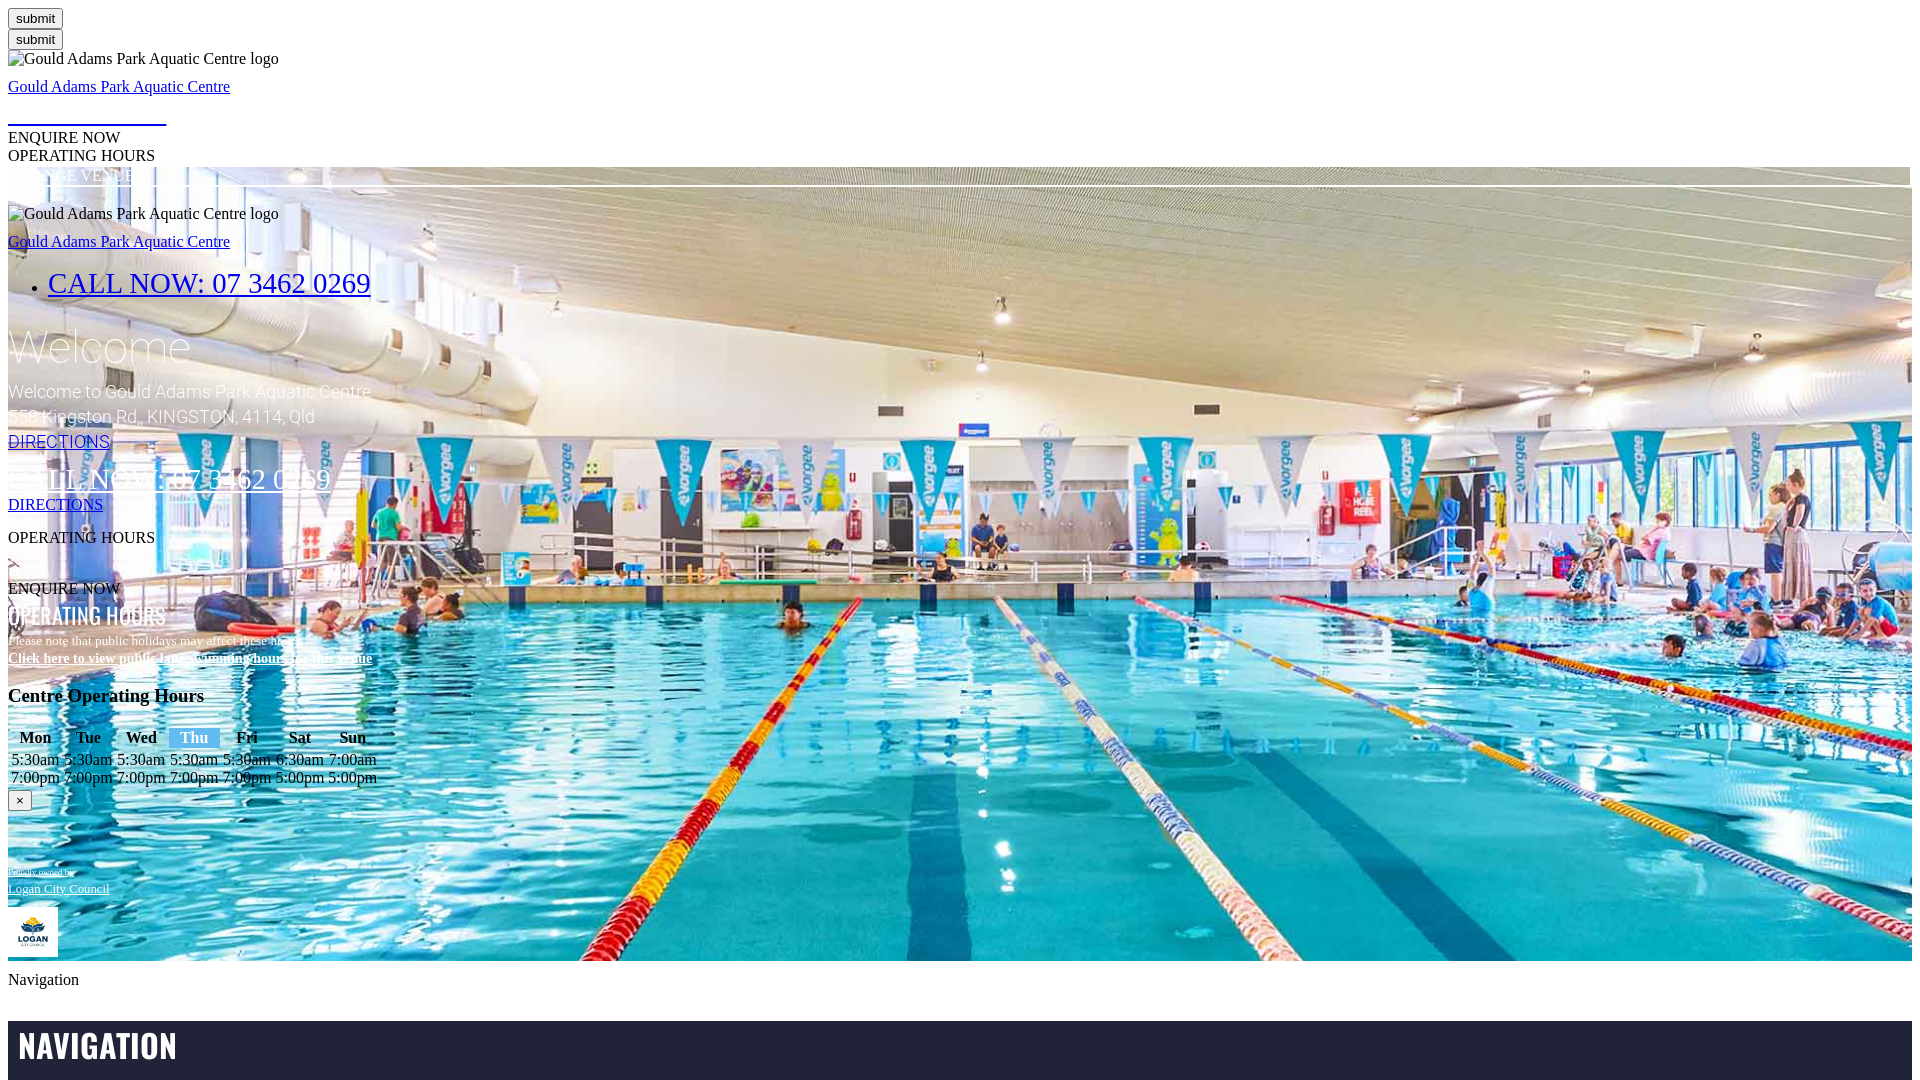 This screenshot has height=1080, width=1920. I want to click on 'Gould Adams Park Aquatic Centre', so click(118, 240).